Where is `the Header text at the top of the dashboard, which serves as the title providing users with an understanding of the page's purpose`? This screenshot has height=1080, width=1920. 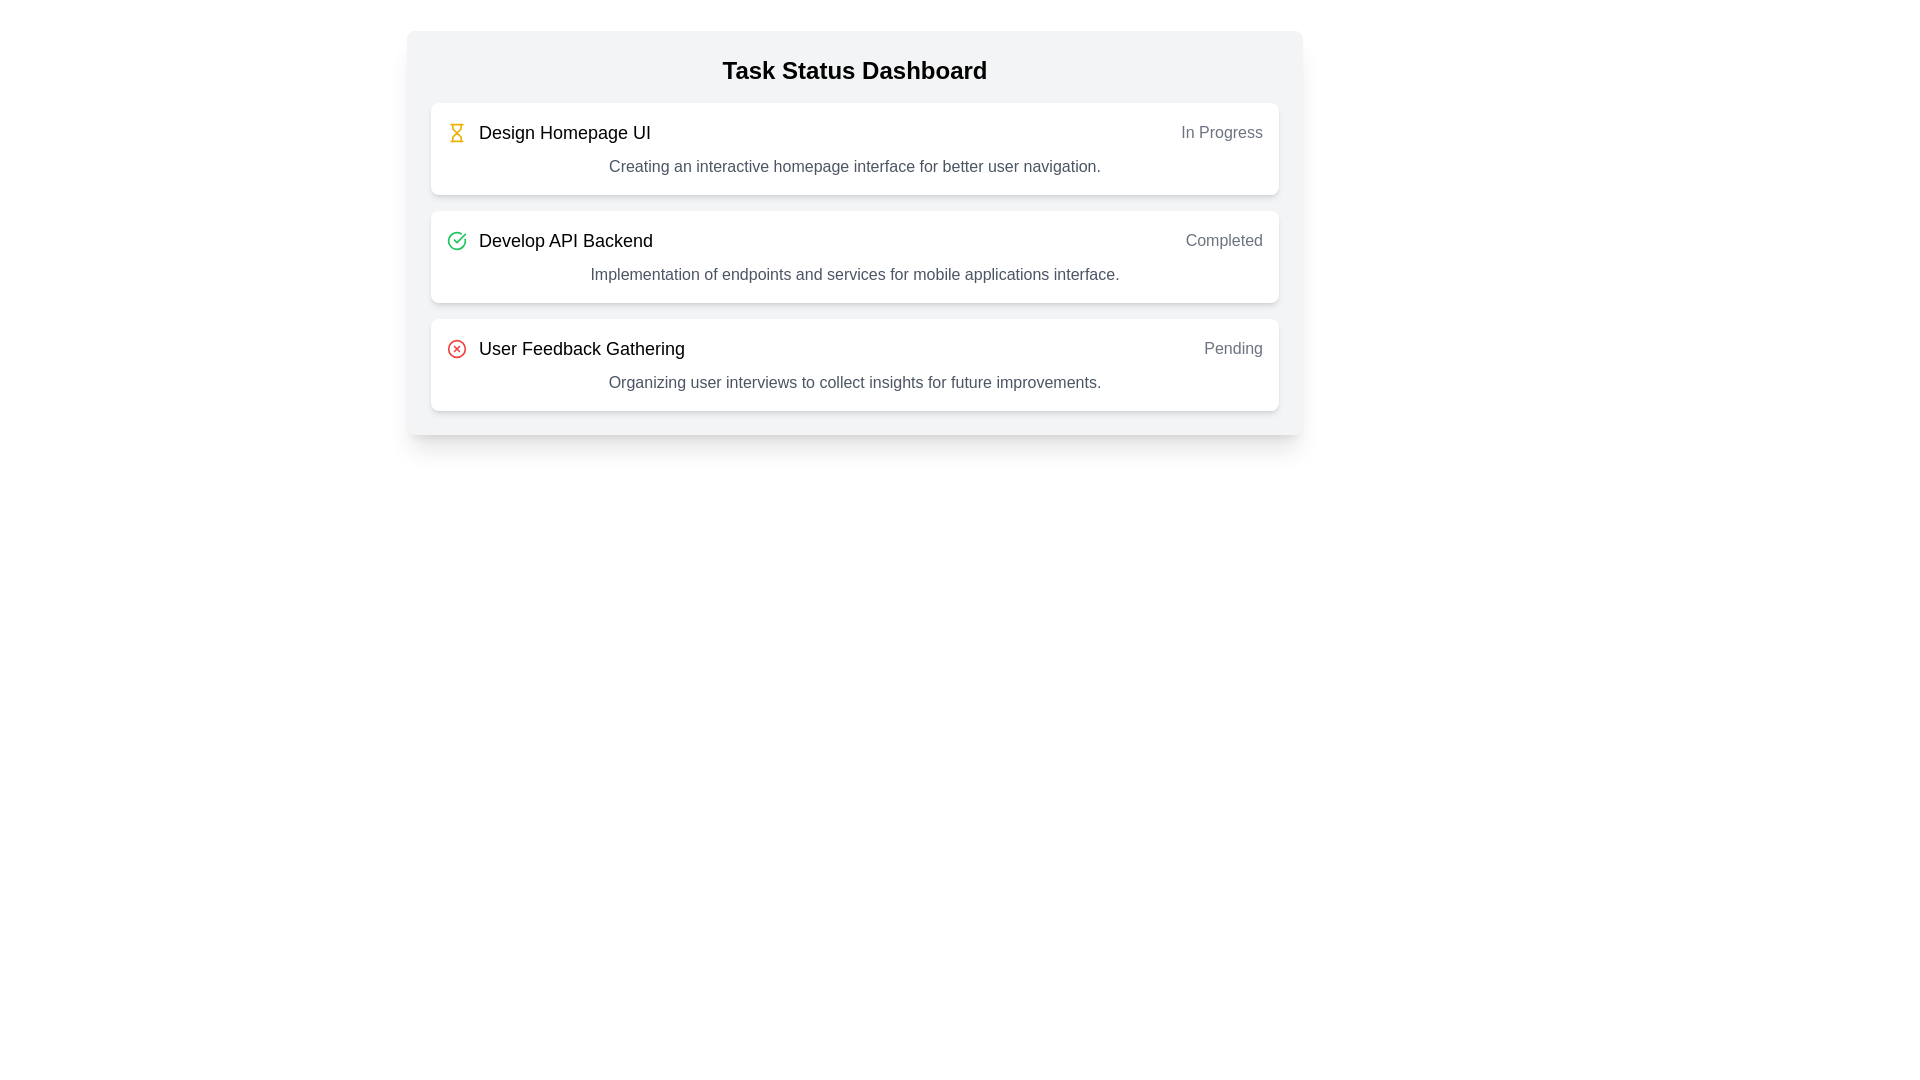
the Header text at the top of the dashboard, which serves as the title providing users with an understanding of the page's purpose is located at coordinates (854, 69).